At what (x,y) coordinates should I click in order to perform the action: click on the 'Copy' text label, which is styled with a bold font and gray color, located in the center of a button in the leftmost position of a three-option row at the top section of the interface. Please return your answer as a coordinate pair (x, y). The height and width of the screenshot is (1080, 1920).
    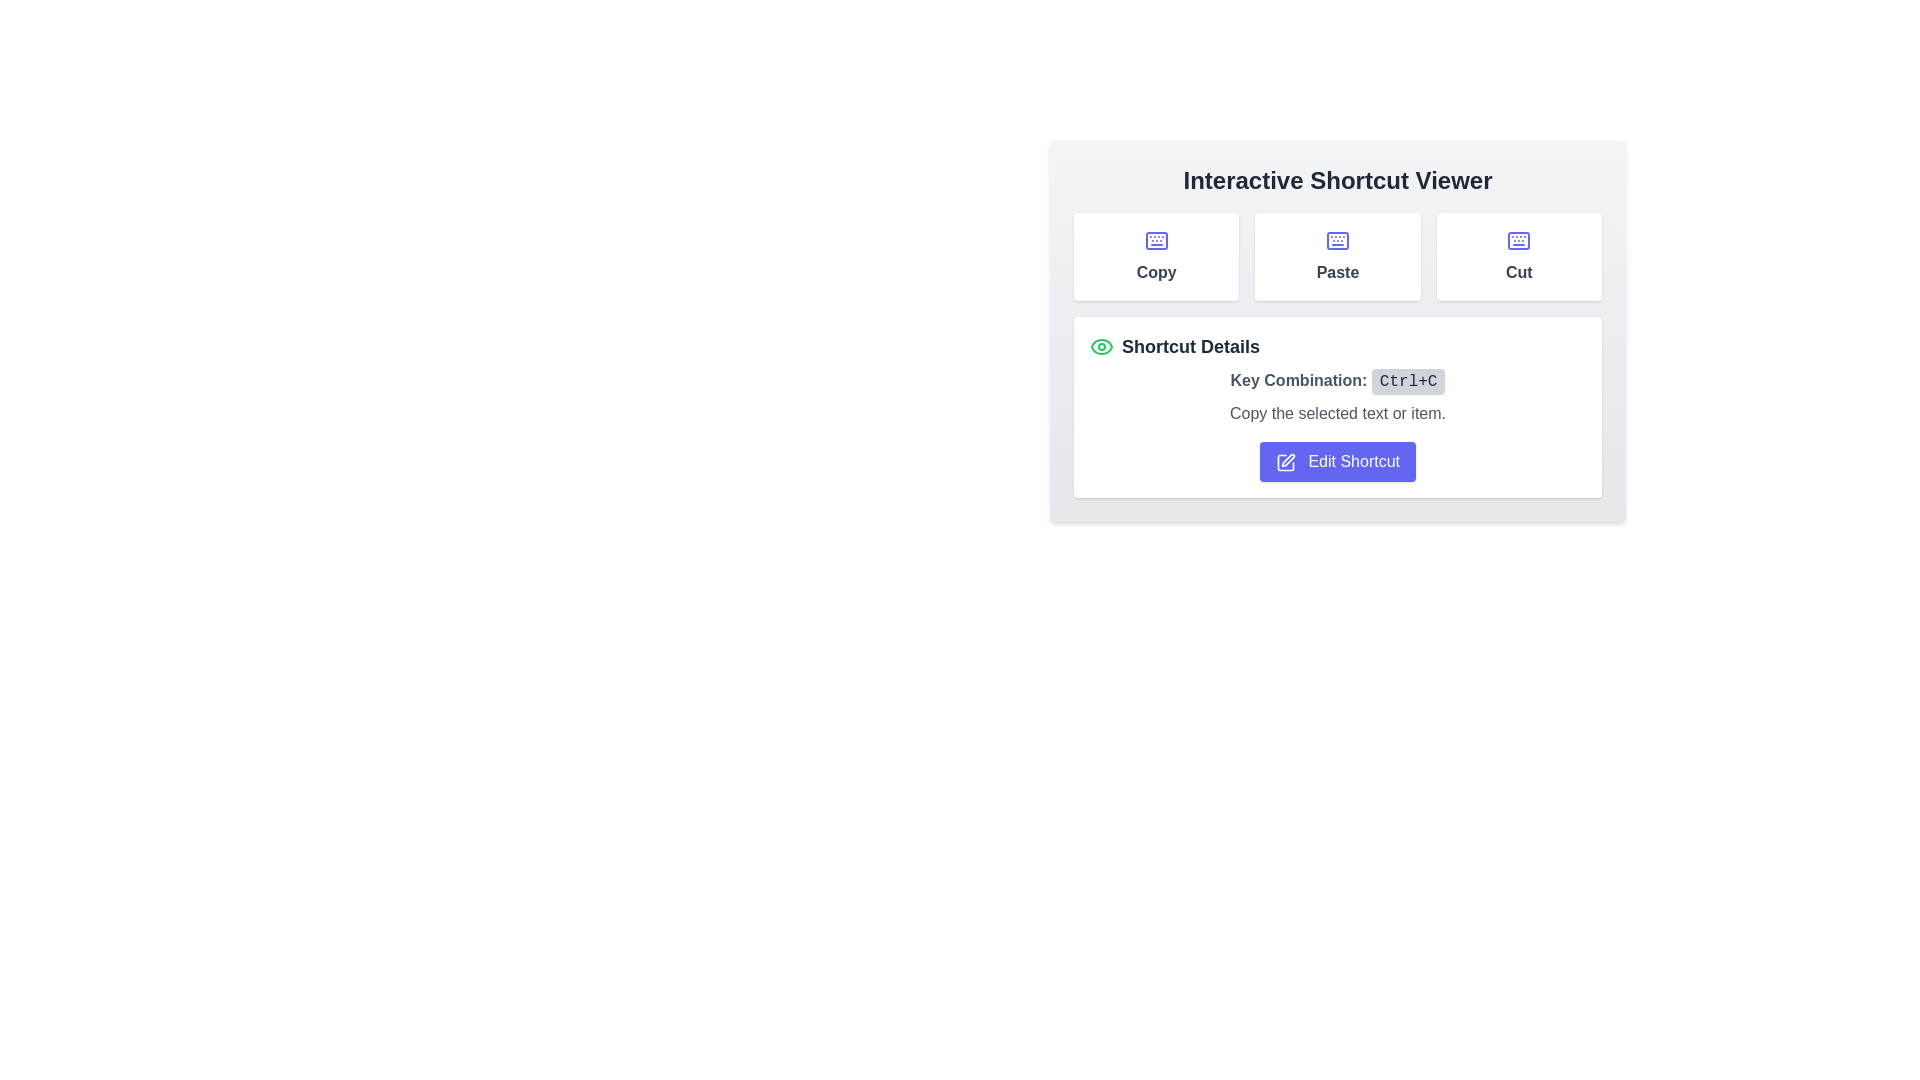
    Looking at the image, I should click on (1156, 273).